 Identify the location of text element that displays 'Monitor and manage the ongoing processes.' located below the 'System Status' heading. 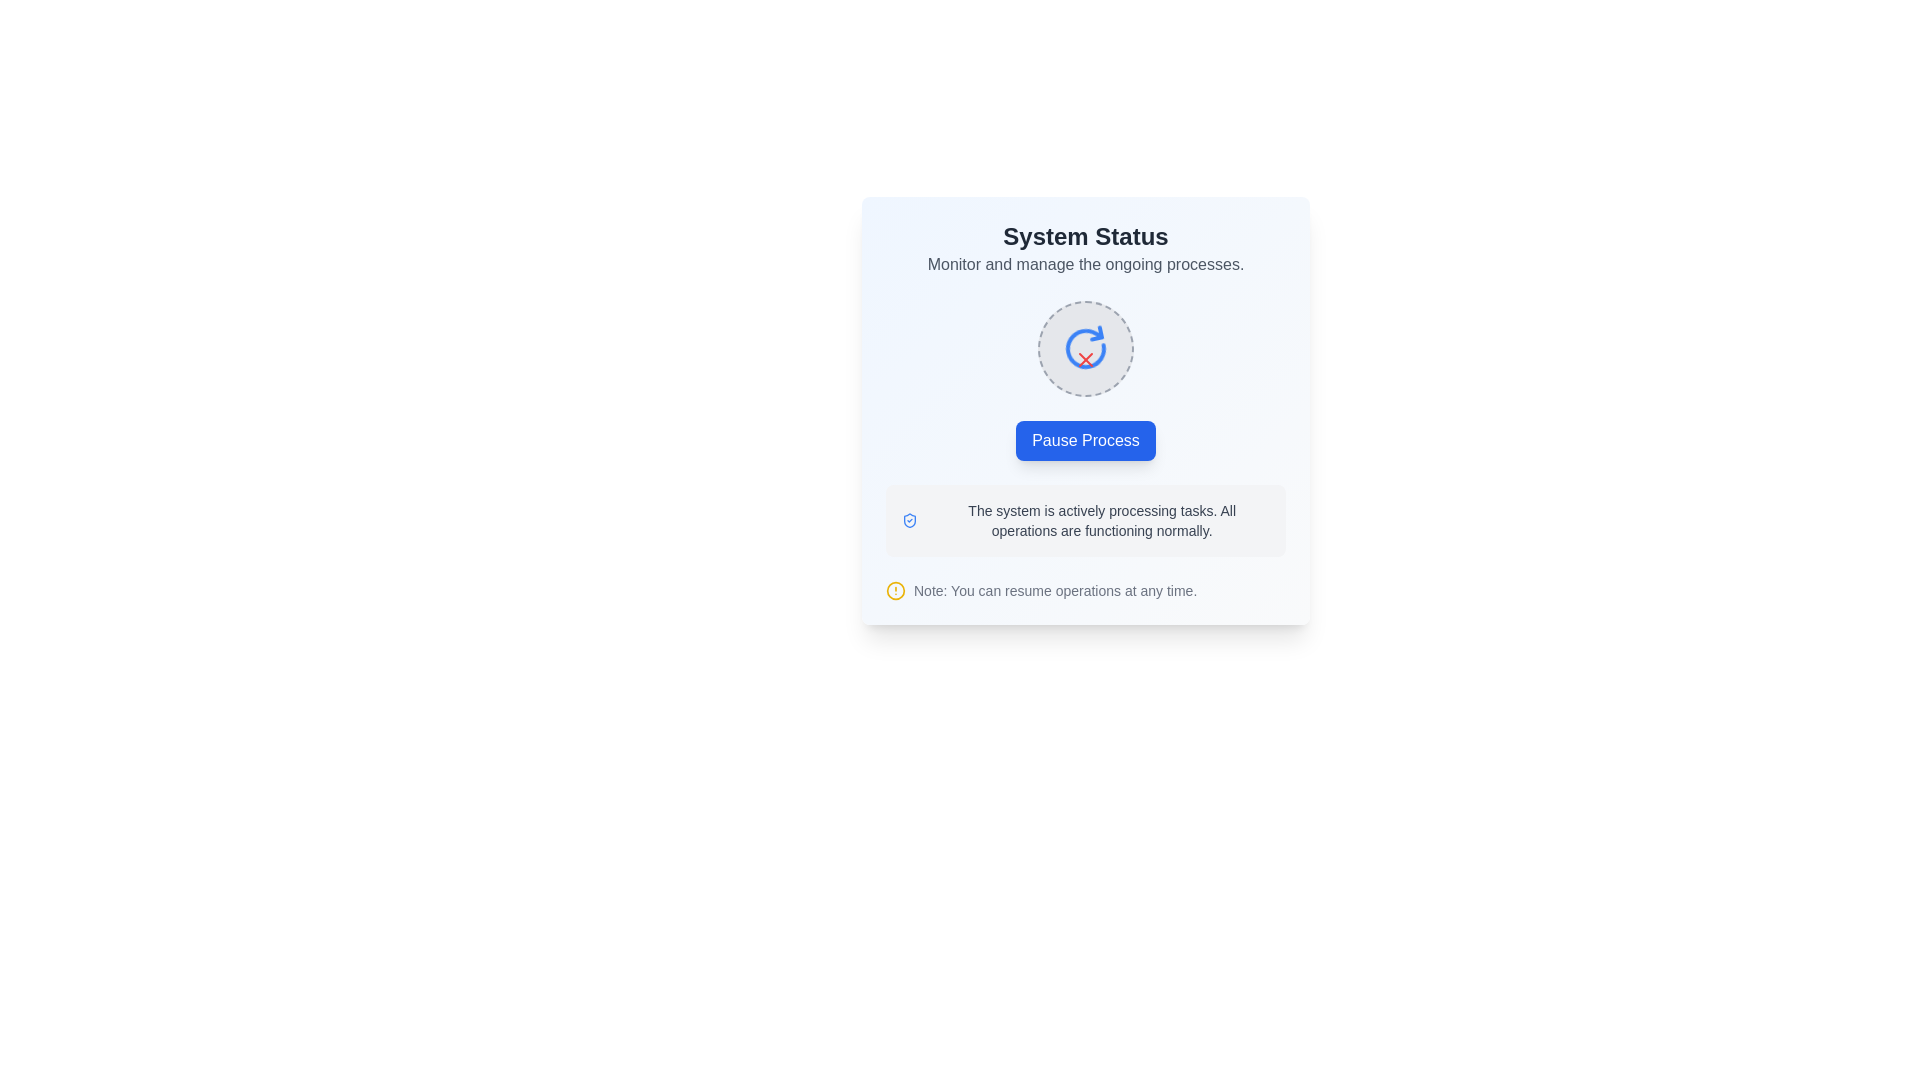
(1084, 264).